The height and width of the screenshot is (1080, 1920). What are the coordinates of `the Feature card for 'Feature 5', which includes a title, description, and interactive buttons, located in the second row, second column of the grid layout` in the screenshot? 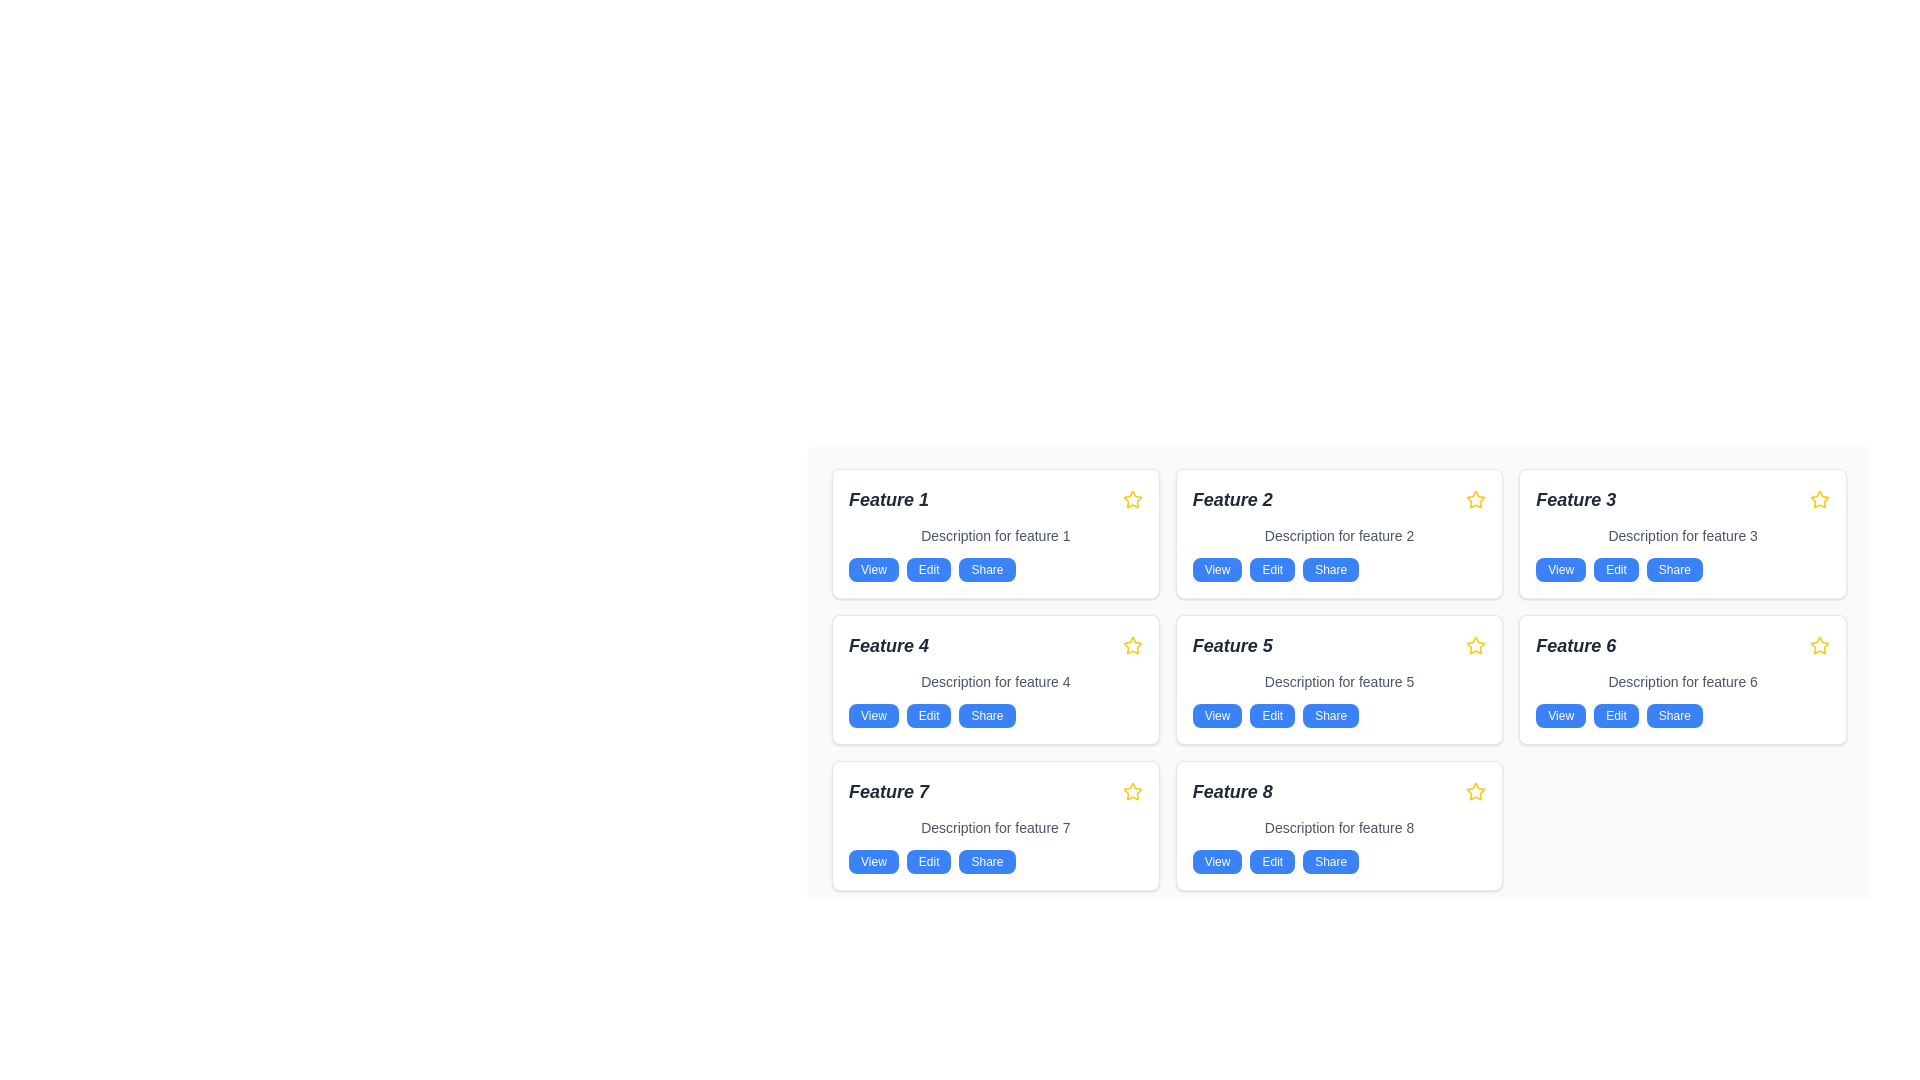 It's located at (1339, 678).